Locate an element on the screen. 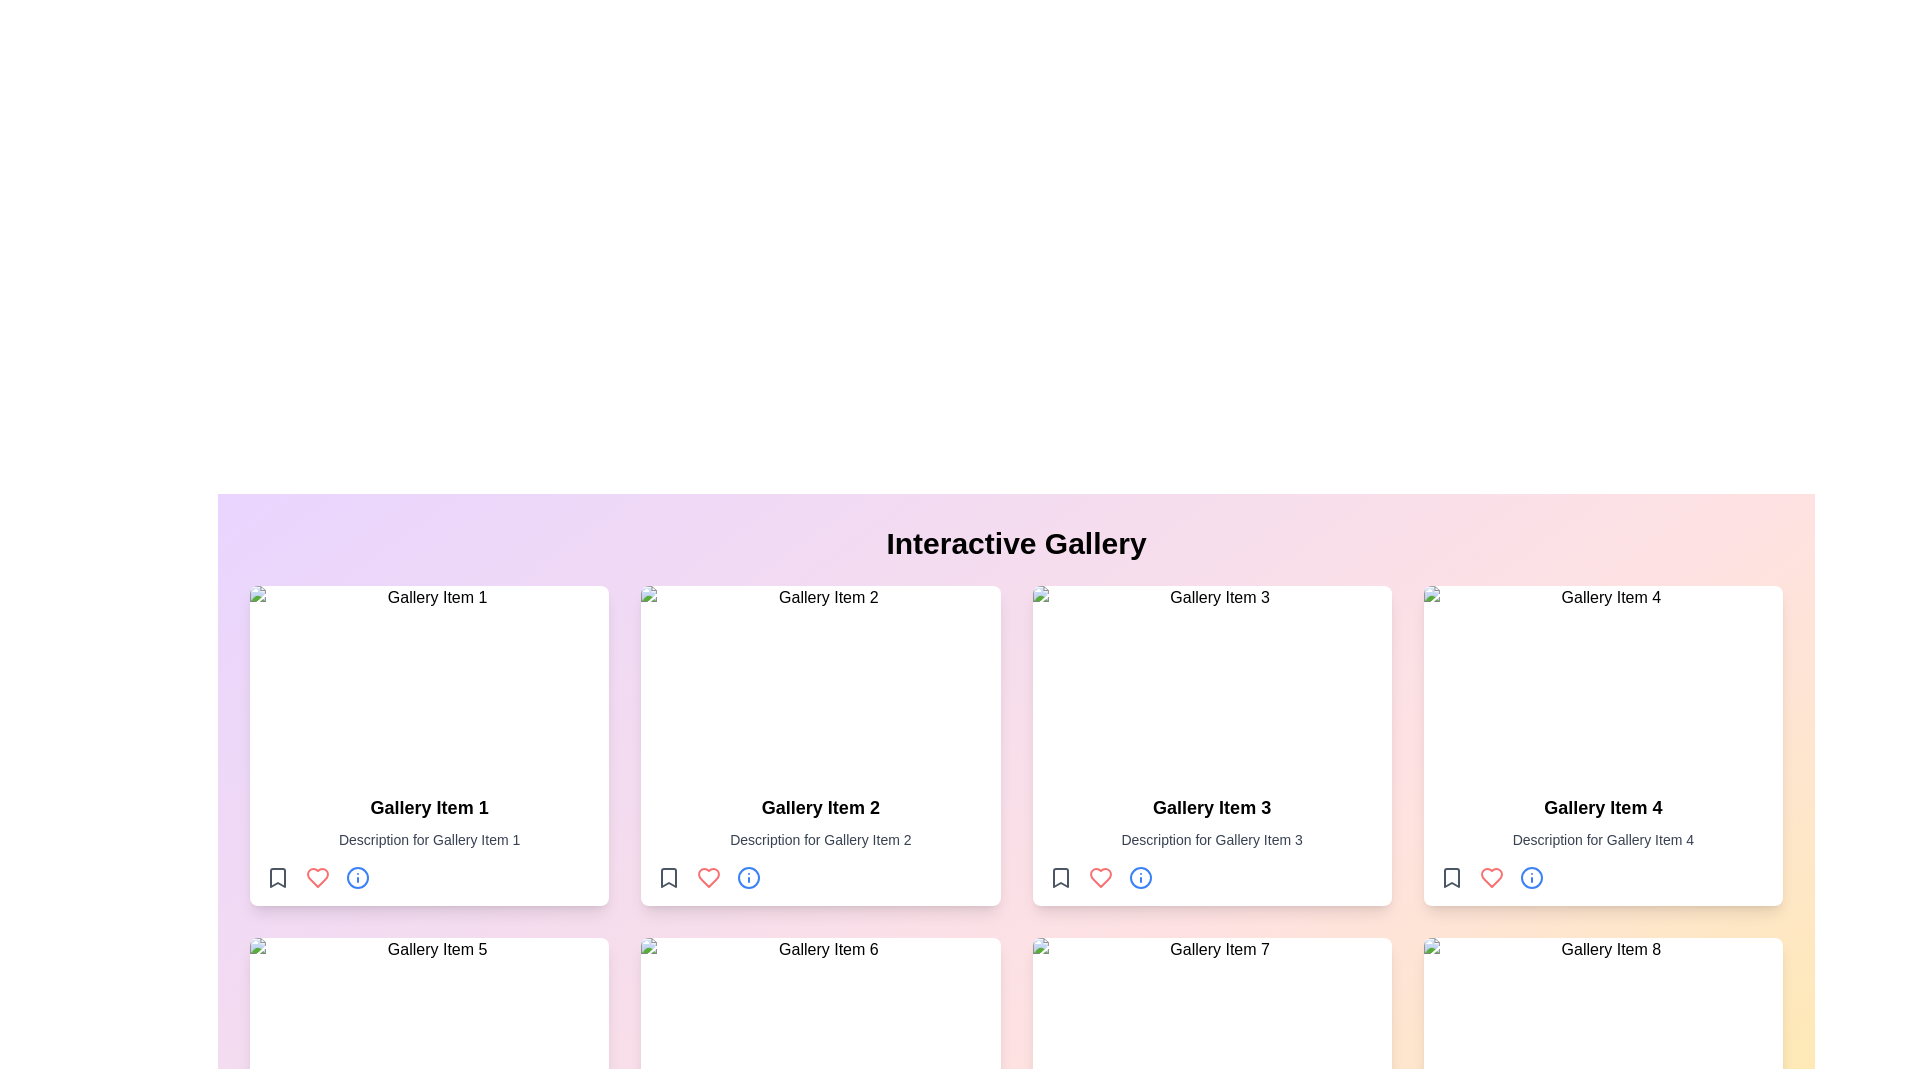 This screenshot has width=1920, height=1080. the circular information symbol located in the lower middle portion of 'Gallery Item 3' to provide more details or explanations about neighboring elements is located at coordinates (1140, 877).